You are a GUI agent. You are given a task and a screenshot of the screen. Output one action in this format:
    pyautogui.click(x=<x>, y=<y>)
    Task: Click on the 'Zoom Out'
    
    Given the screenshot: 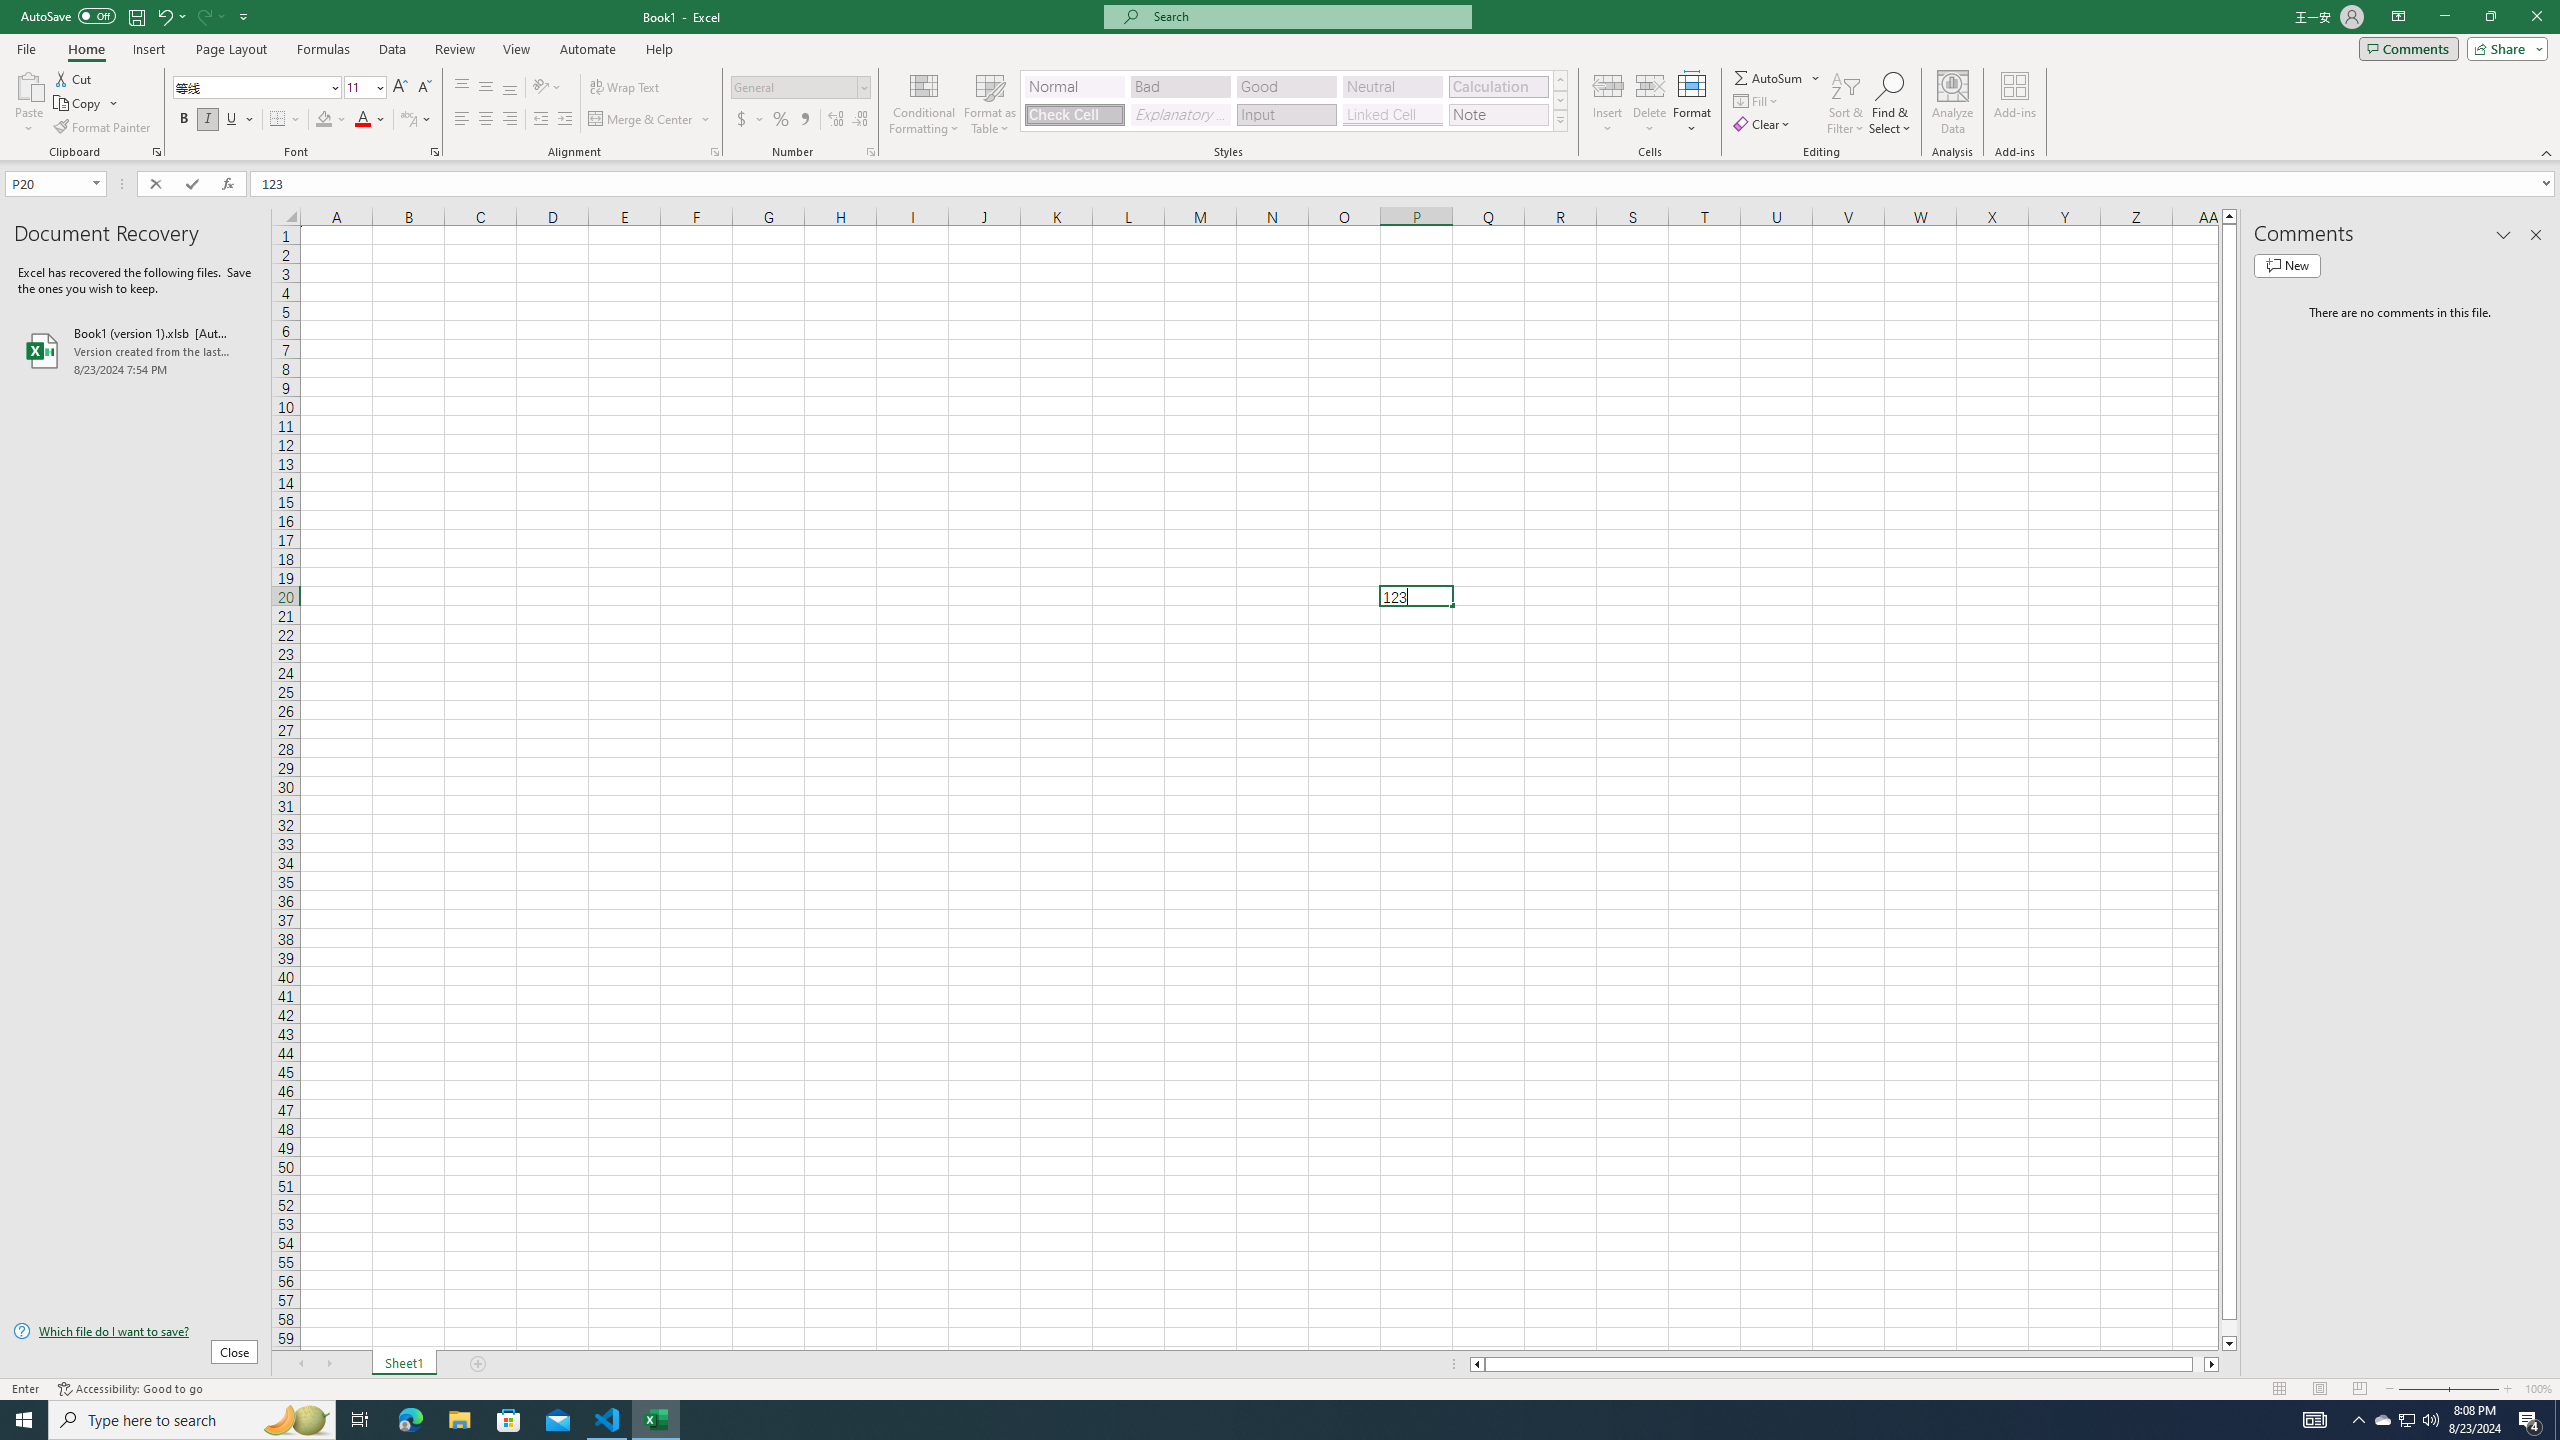 What is the action you would take?
    pyautogui.click(x=2422, y=1389)
    